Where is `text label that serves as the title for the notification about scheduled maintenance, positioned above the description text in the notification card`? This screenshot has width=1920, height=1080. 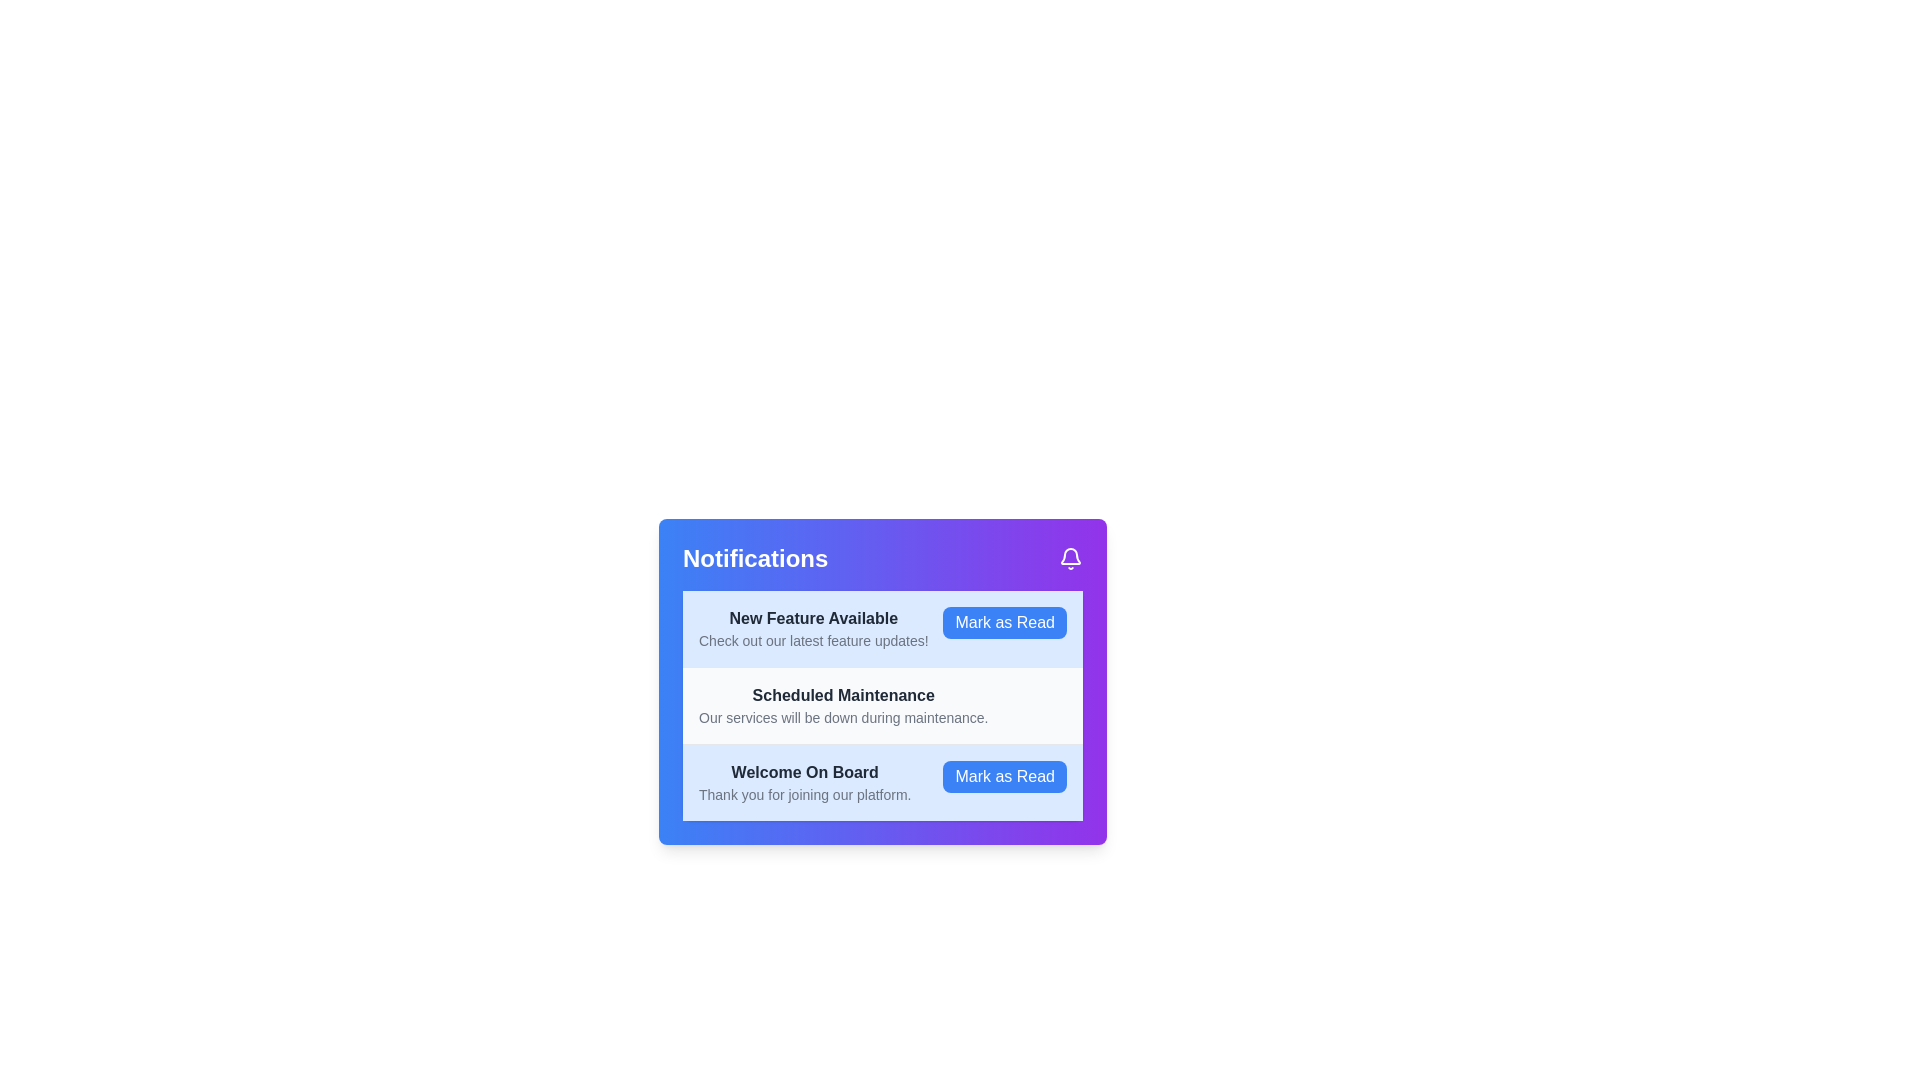
text label that serves as the title for the notification about scheduled maintenance, positioned above the description text in the notification card is located at coordinates (843, 694).